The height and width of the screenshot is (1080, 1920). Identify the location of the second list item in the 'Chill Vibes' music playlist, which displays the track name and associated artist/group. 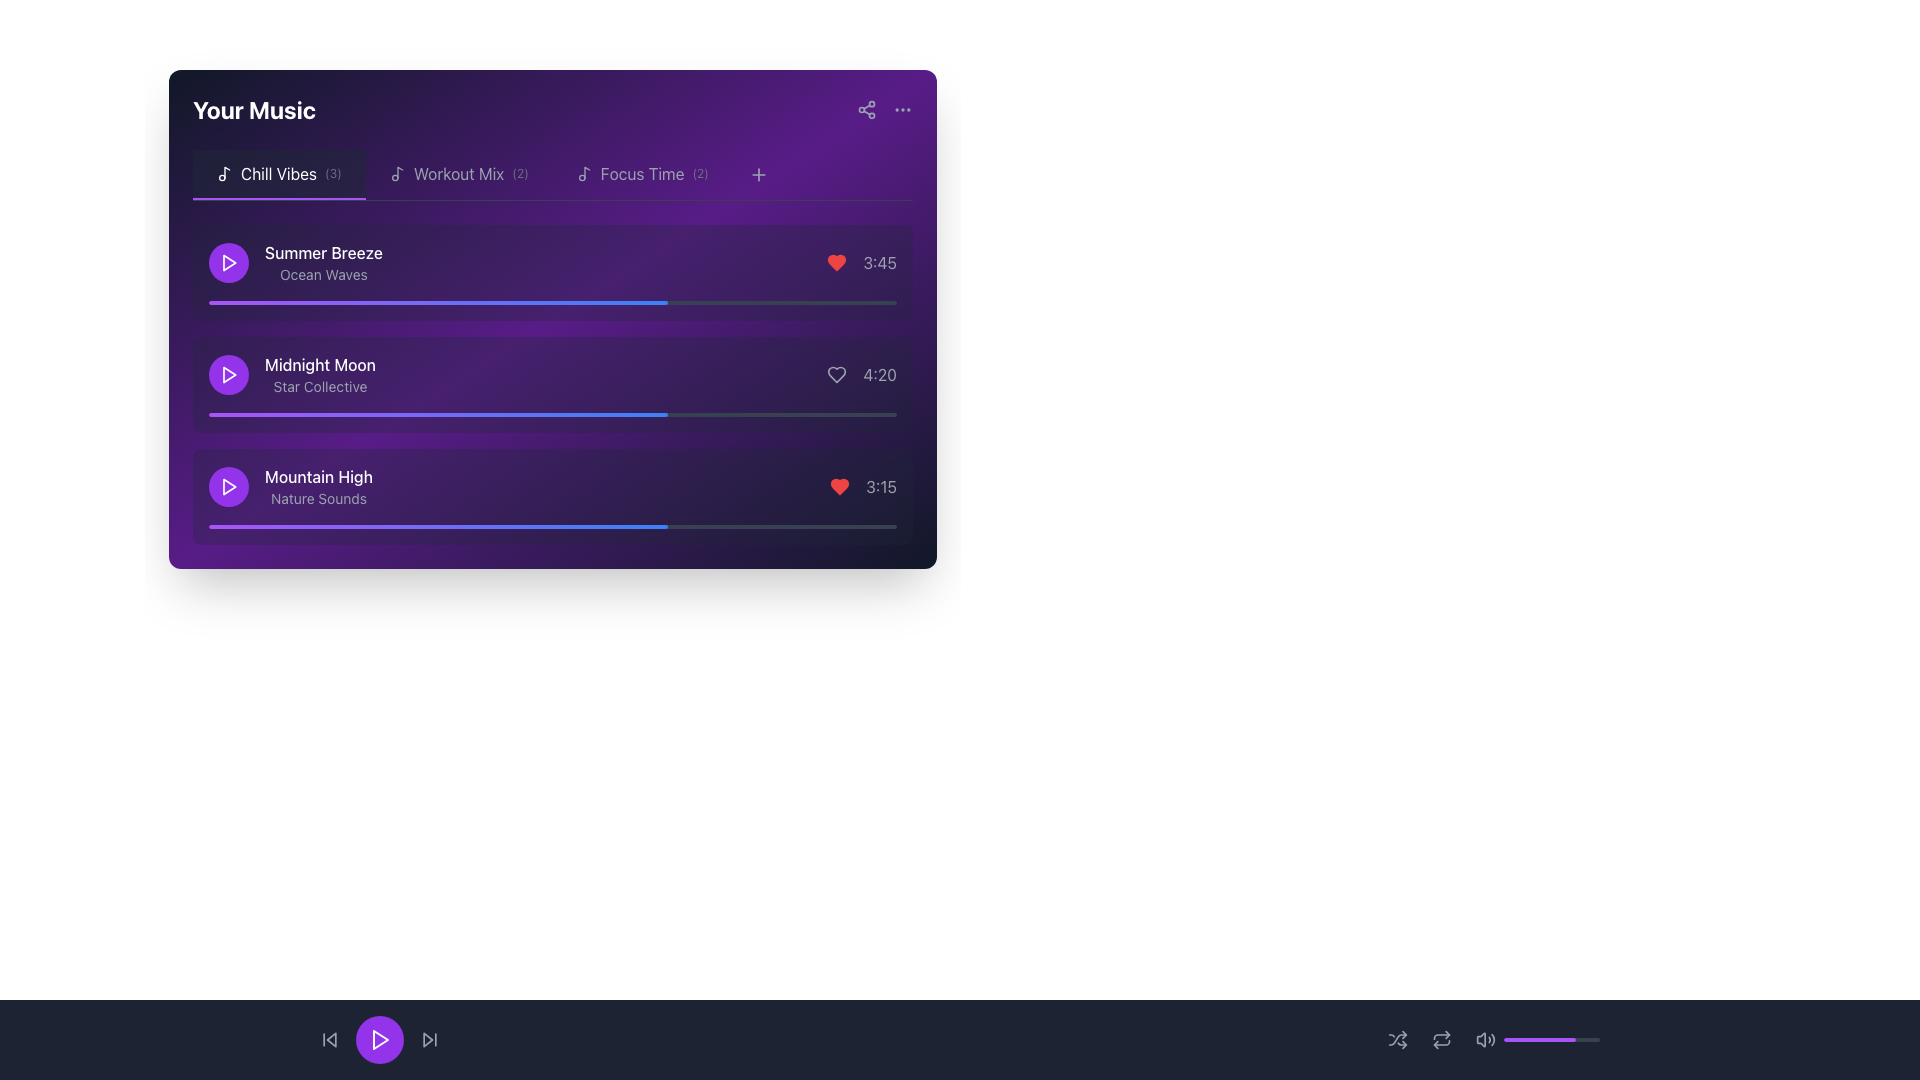
(291, 374).